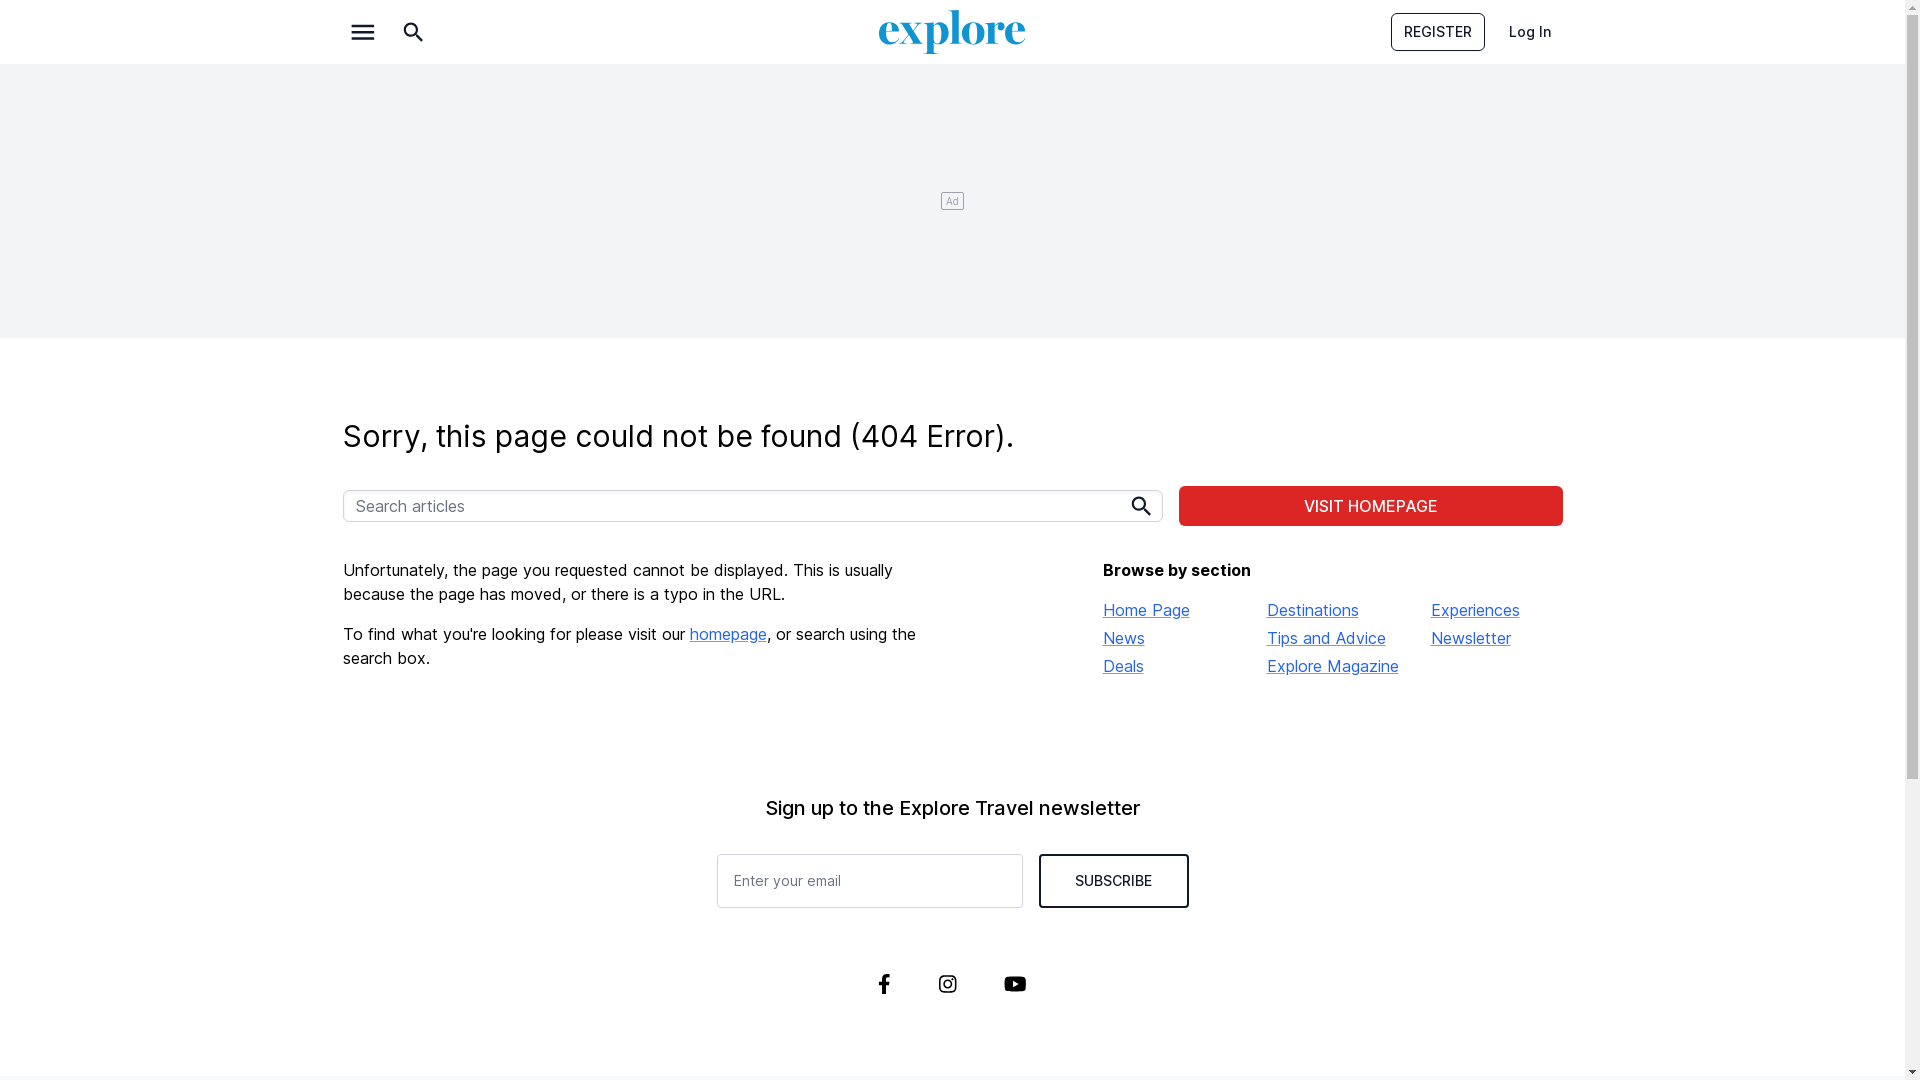 The height and width of the screenshot is (1080, 1920). Describe the element at coordinates (1528, 31) in the screenshot. I see `'Log In'` at that location.